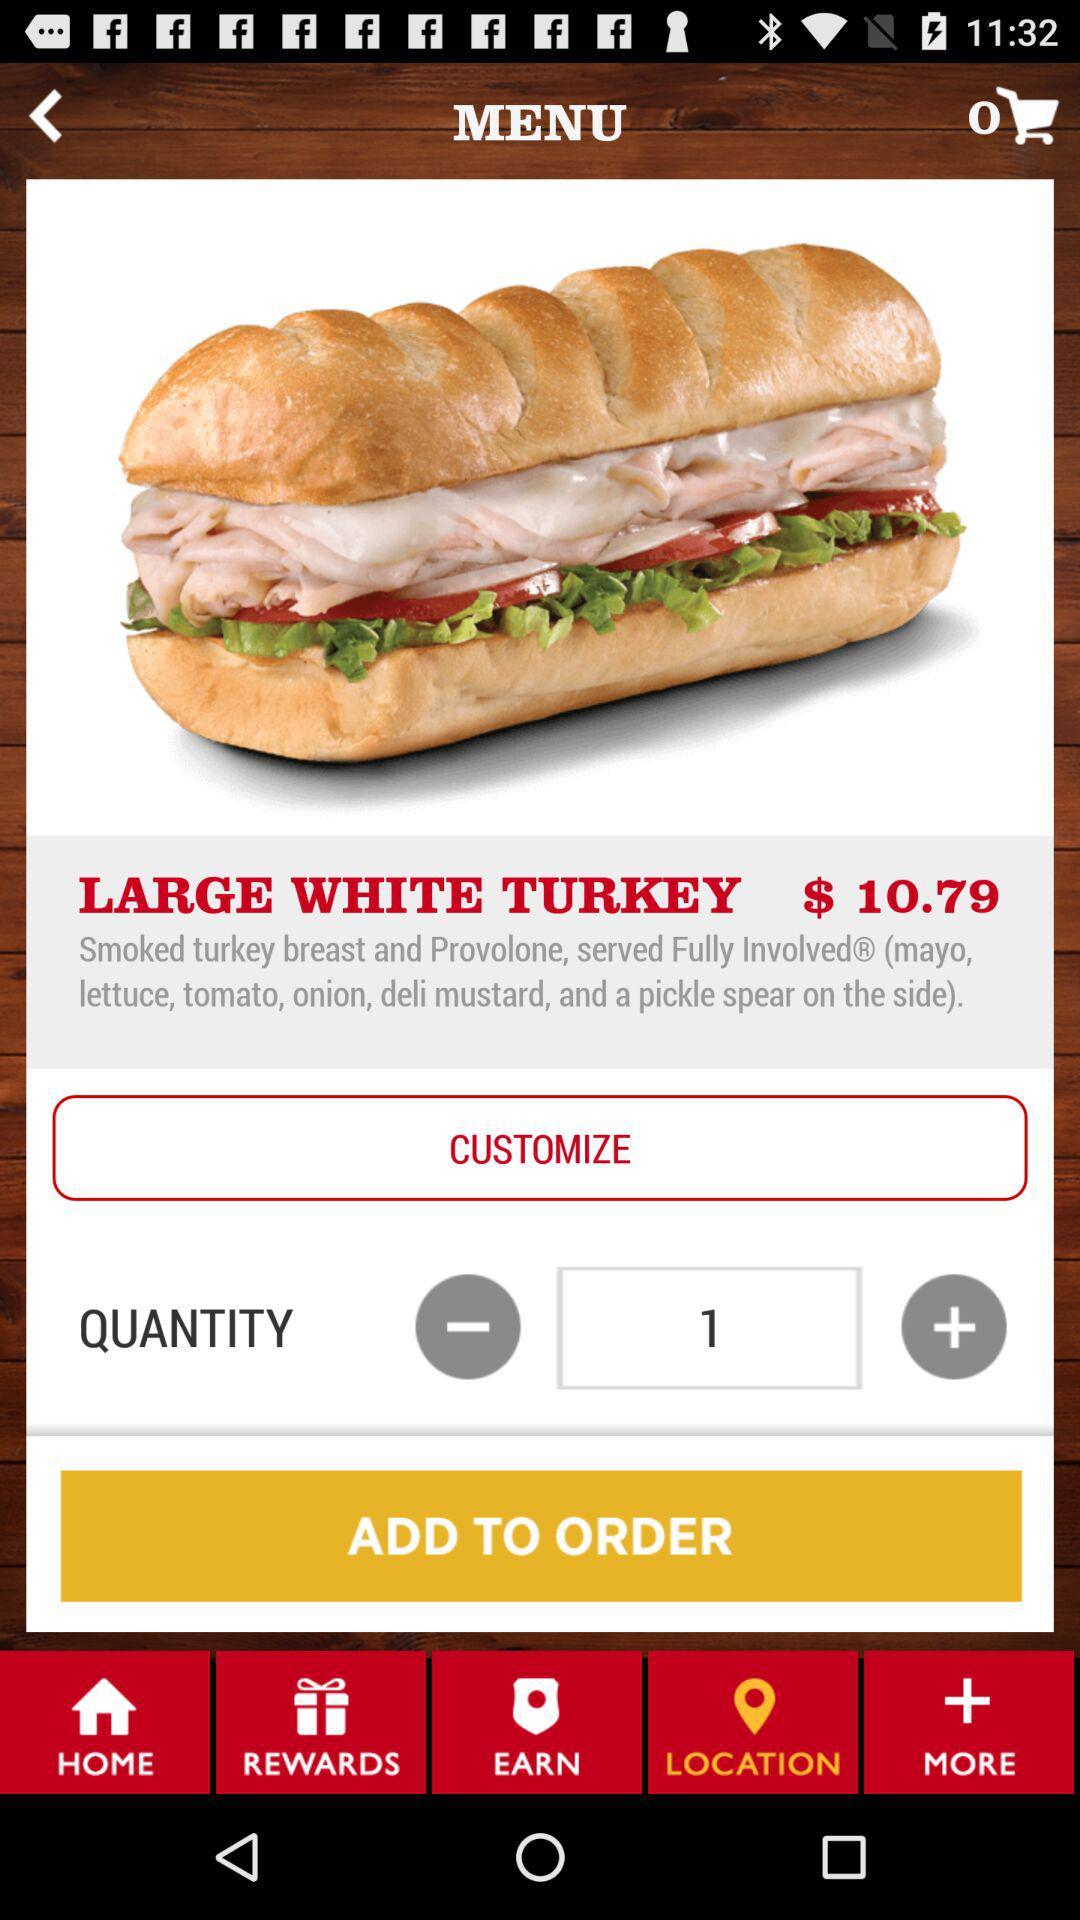 The width and height of the screenshot is (1080, 1920). I want to click on the app at the top left corner, so click(44, 114).